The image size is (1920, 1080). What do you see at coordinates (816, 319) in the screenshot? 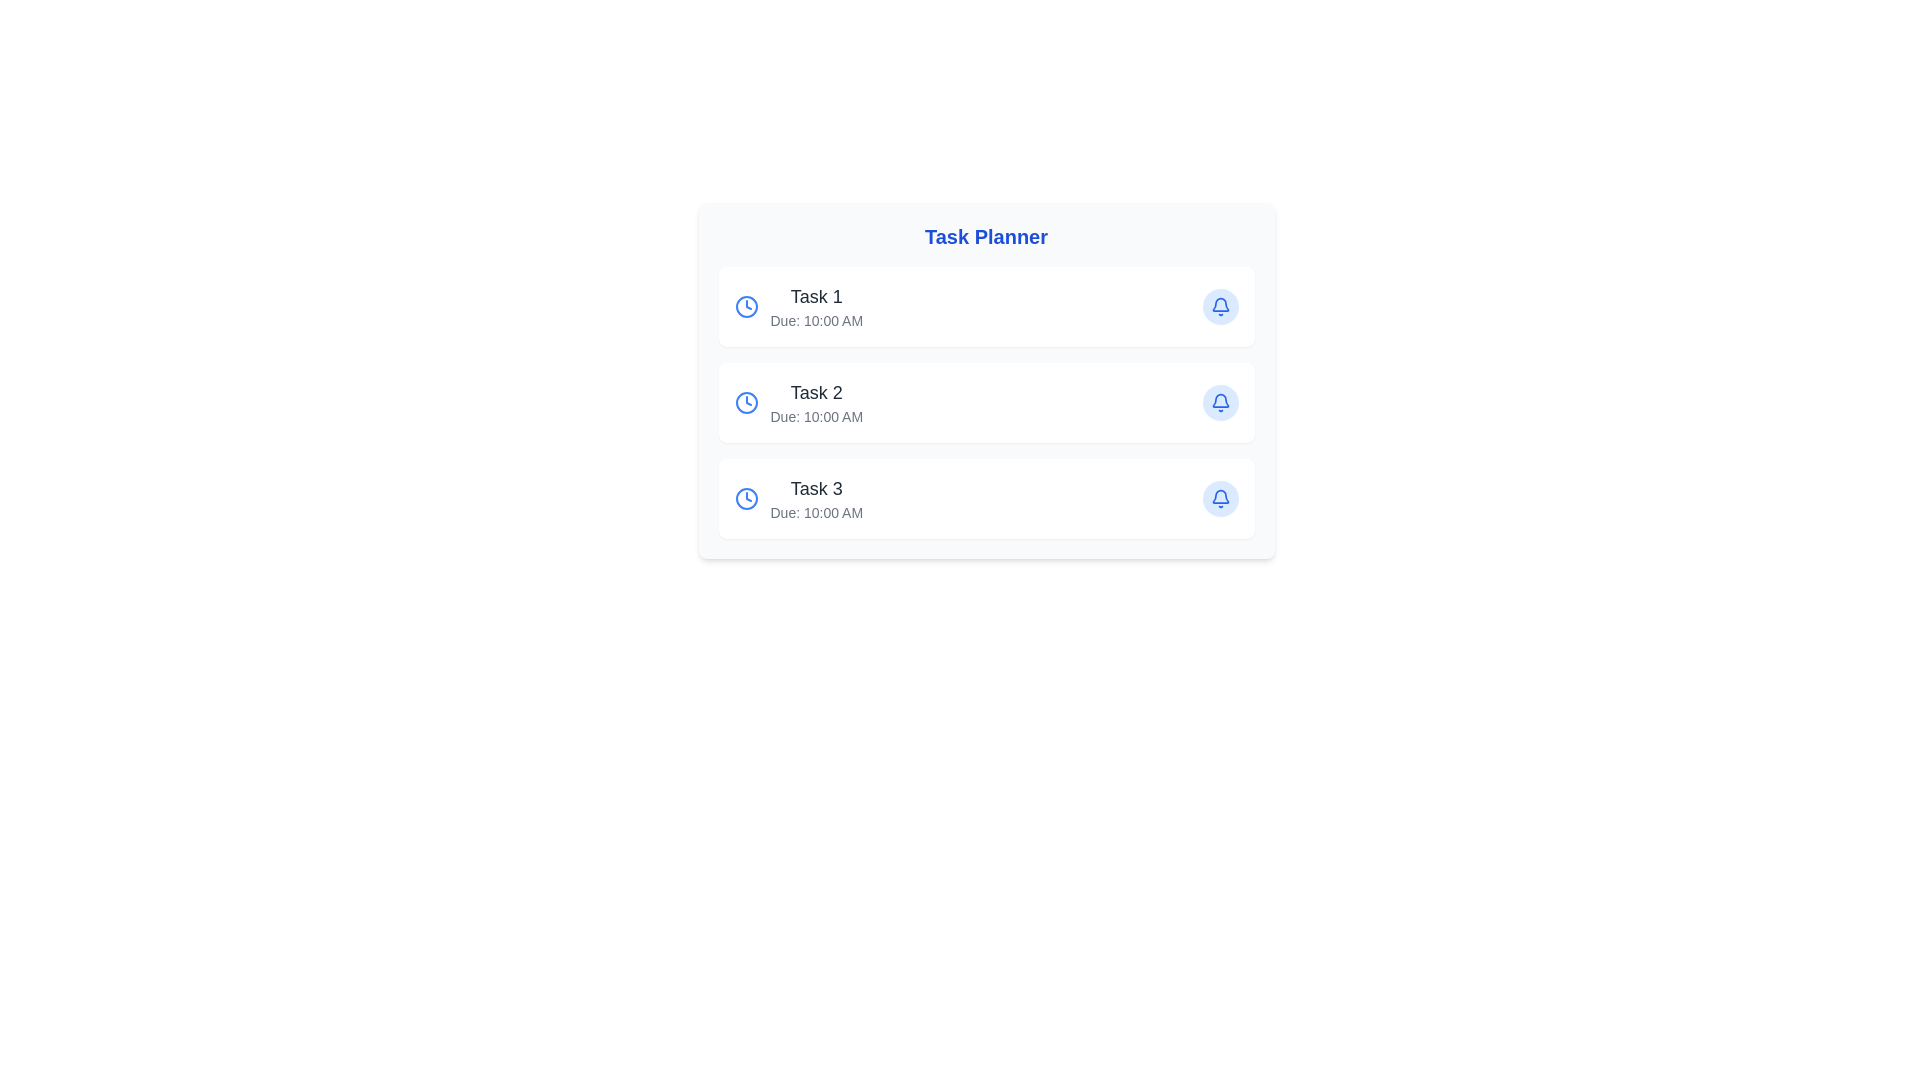
I see `due time from the text label that displays 'Due: 10:00 AM', located directly below 'Task 1' in the first task card of the 'Task Planner' list` at bounding box center [816, 319].